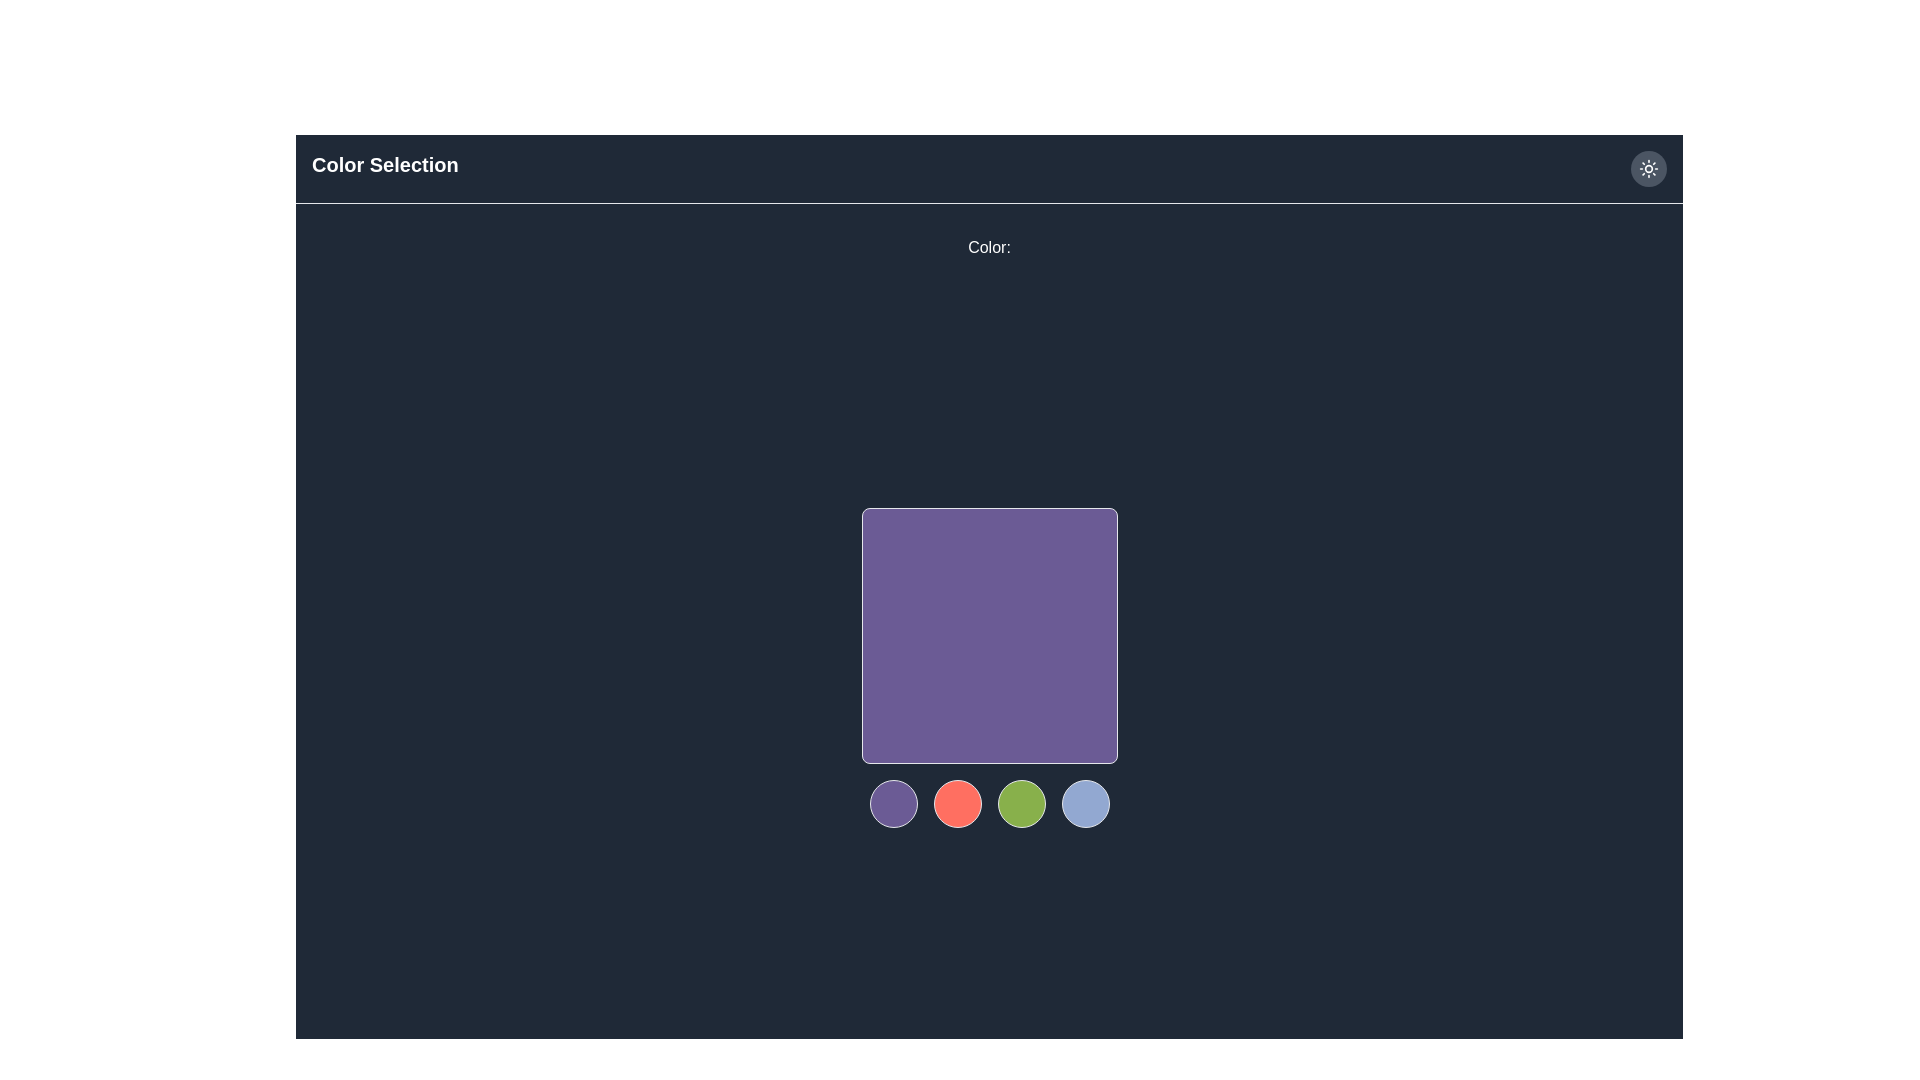 The height and width of the screenshot is (1080, 1920). Describe the element at coordinates (943, 802) in the screenshot. I see `the red circular element located centrally beneath a large purple square` at that location.